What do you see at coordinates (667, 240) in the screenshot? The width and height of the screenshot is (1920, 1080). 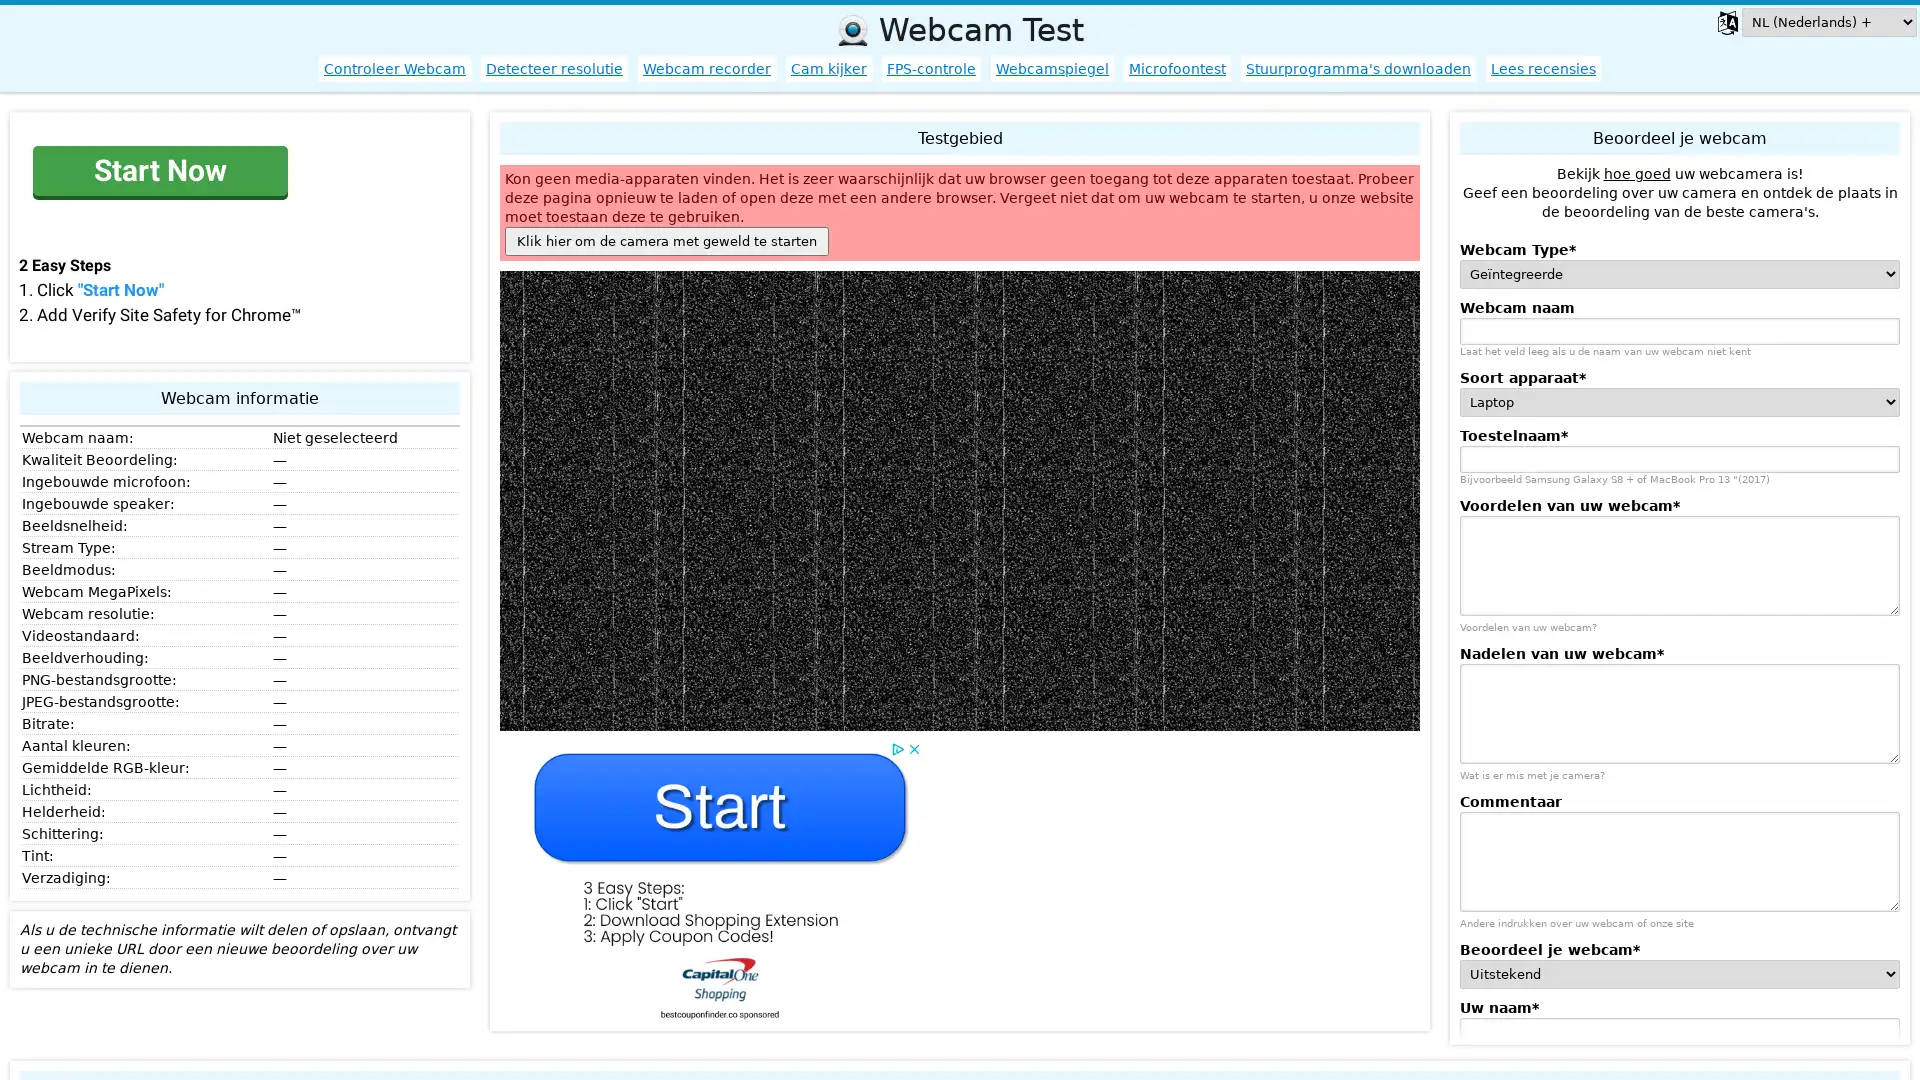 I see `Klik hier om de camera met geweld te starten` at bounding box center [667, 240].